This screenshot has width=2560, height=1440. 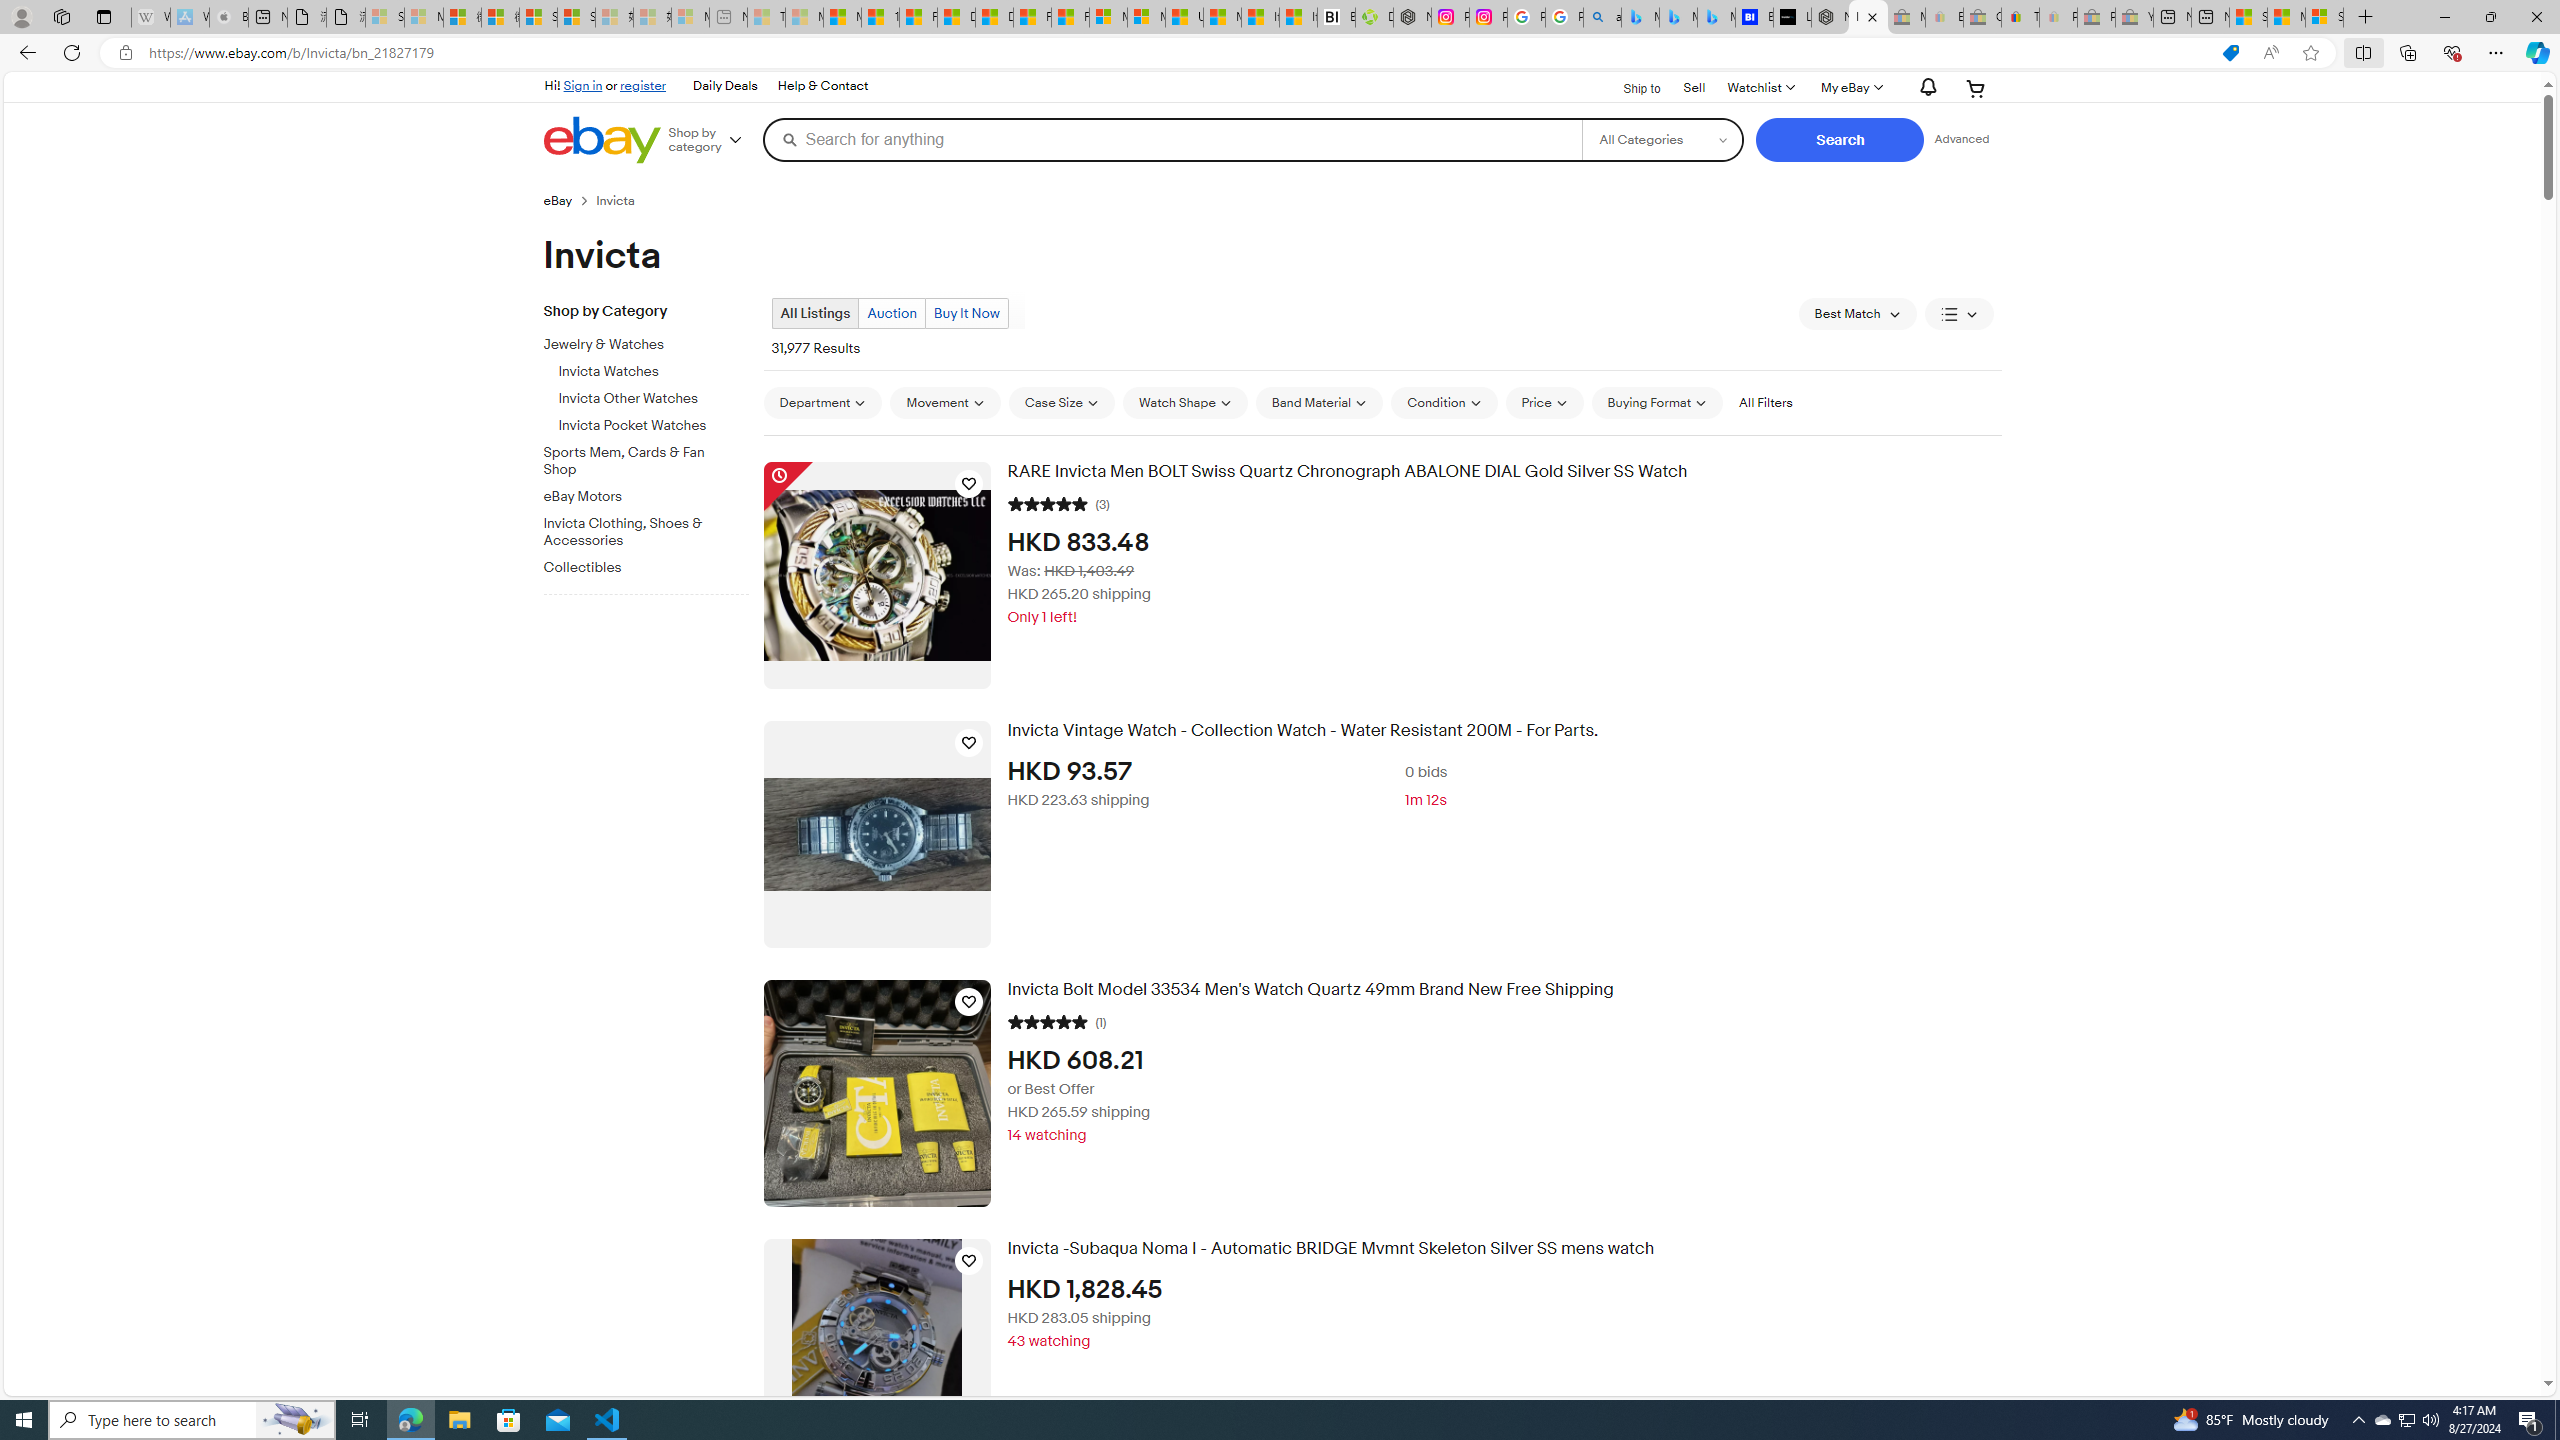 I want to click on 'Case Size', so click(x=1061, y=402).